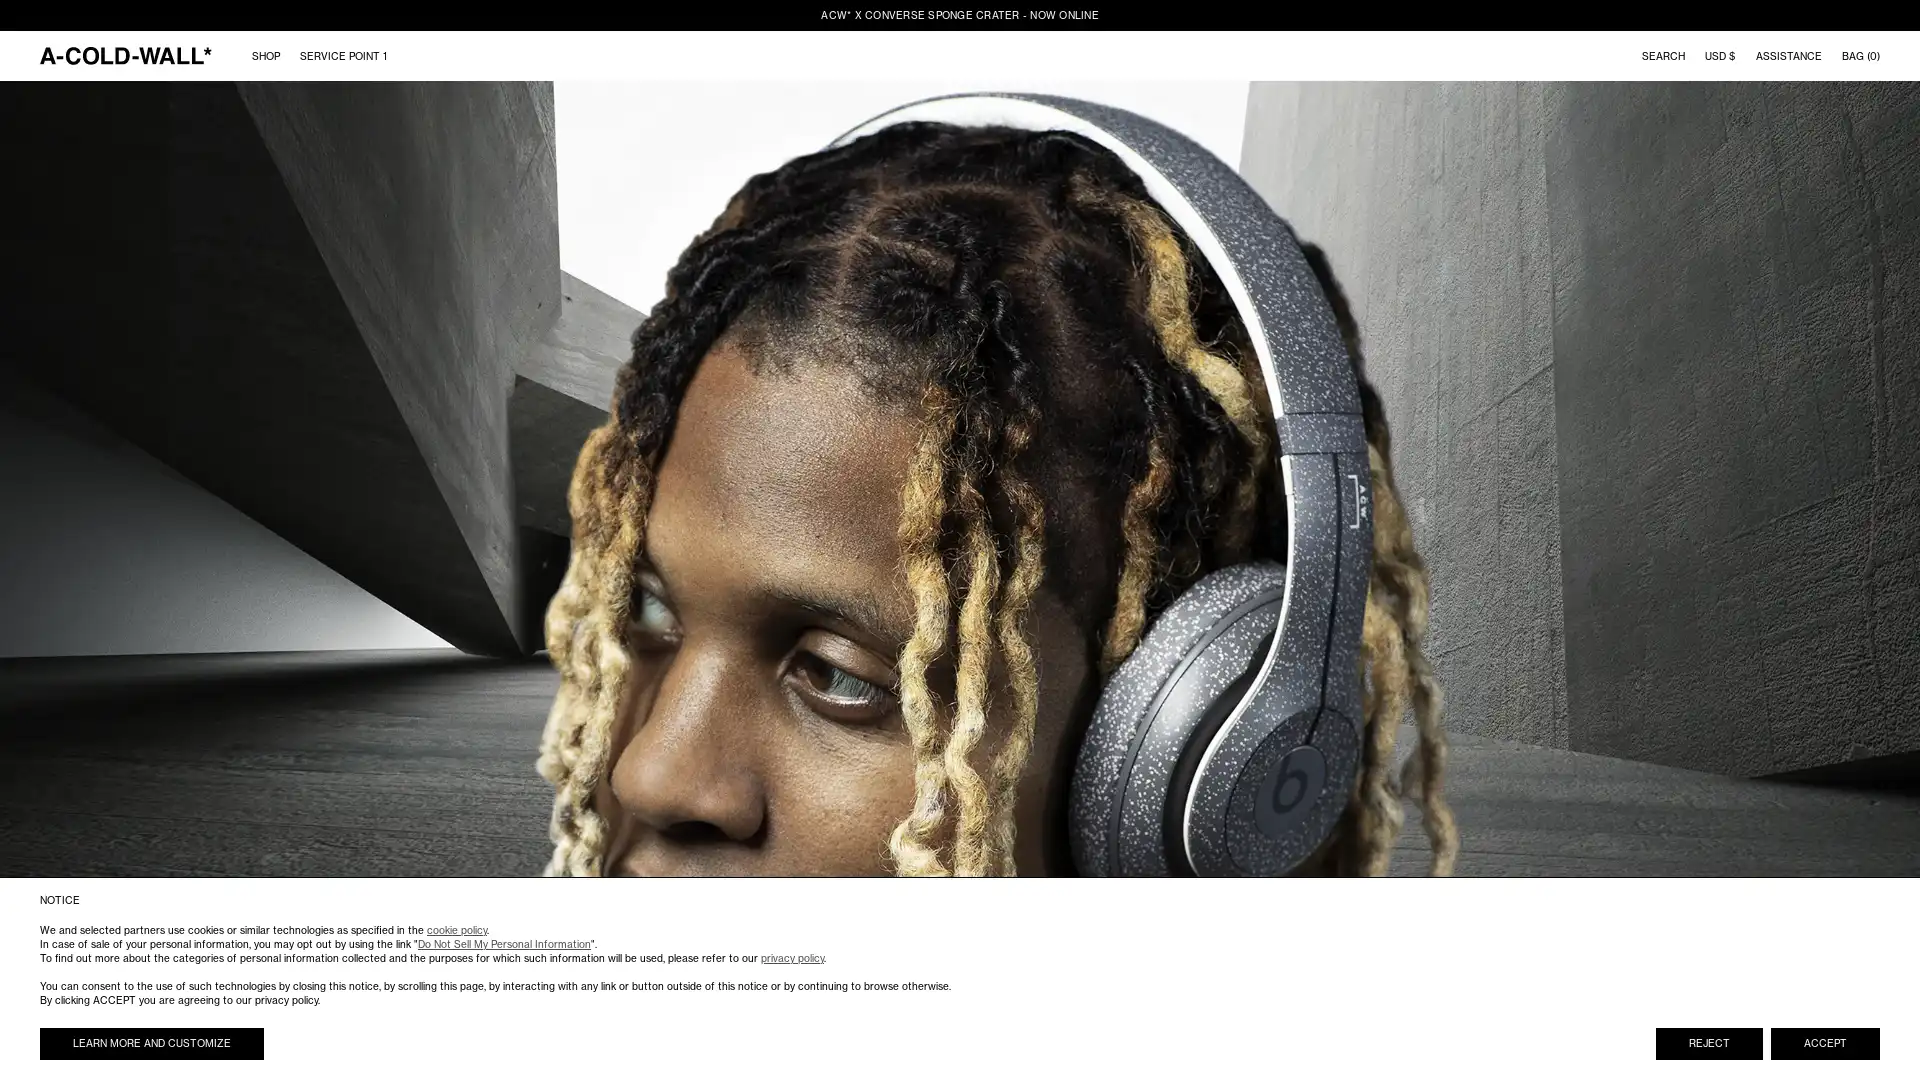  Describe the element at coordinates (1825, 1043) in the screenshot. I see `ACCEPT` at that location.